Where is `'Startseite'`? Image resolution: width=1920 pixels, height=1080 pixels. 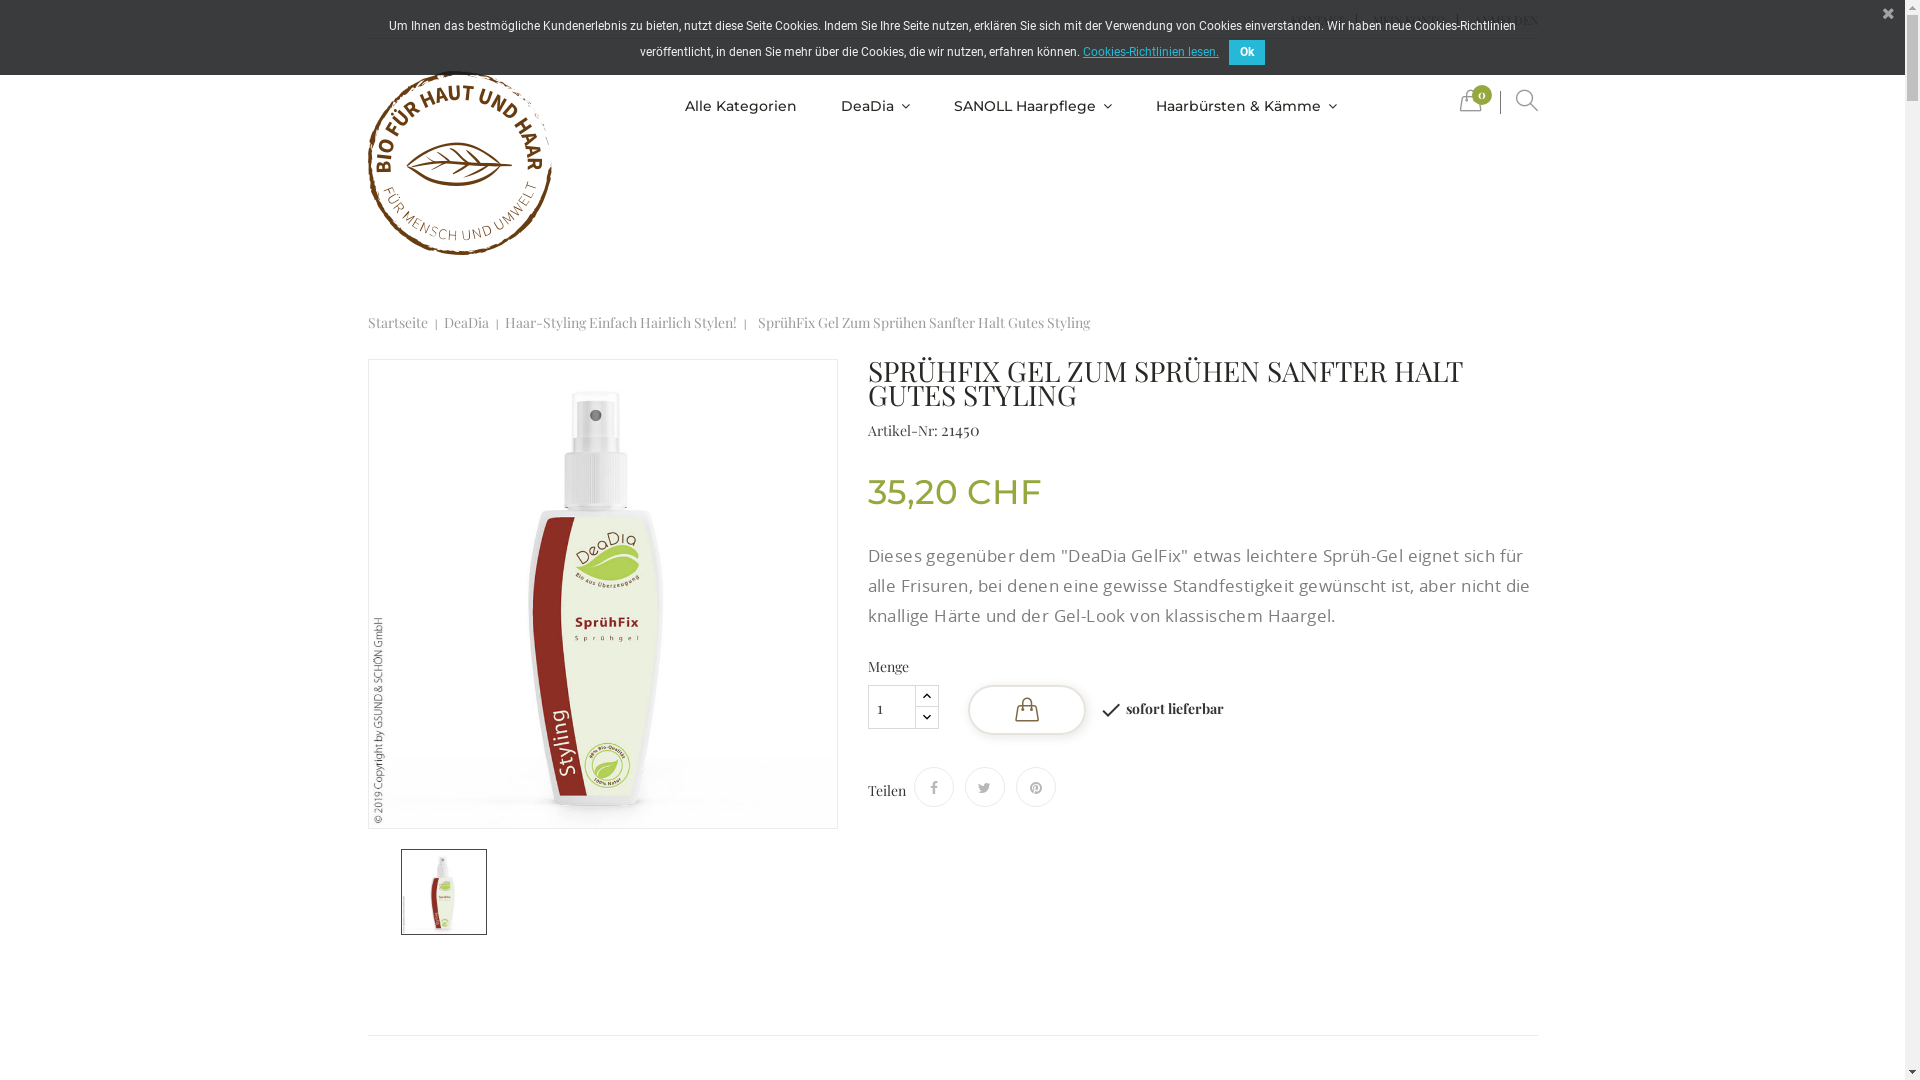 'Startseite' is located at coordinates (398, 322).